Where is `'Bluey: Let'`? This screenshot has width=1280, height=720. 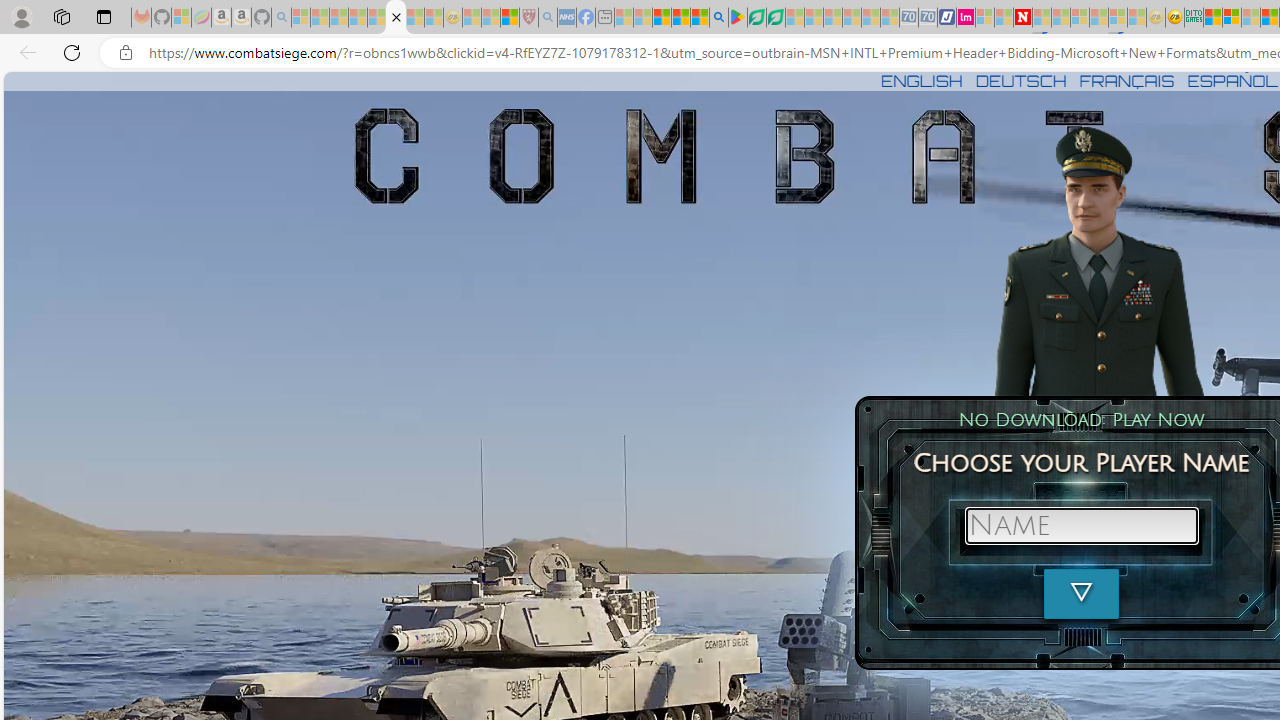 'Bluey: Let' is located at coordinates (736, 17).